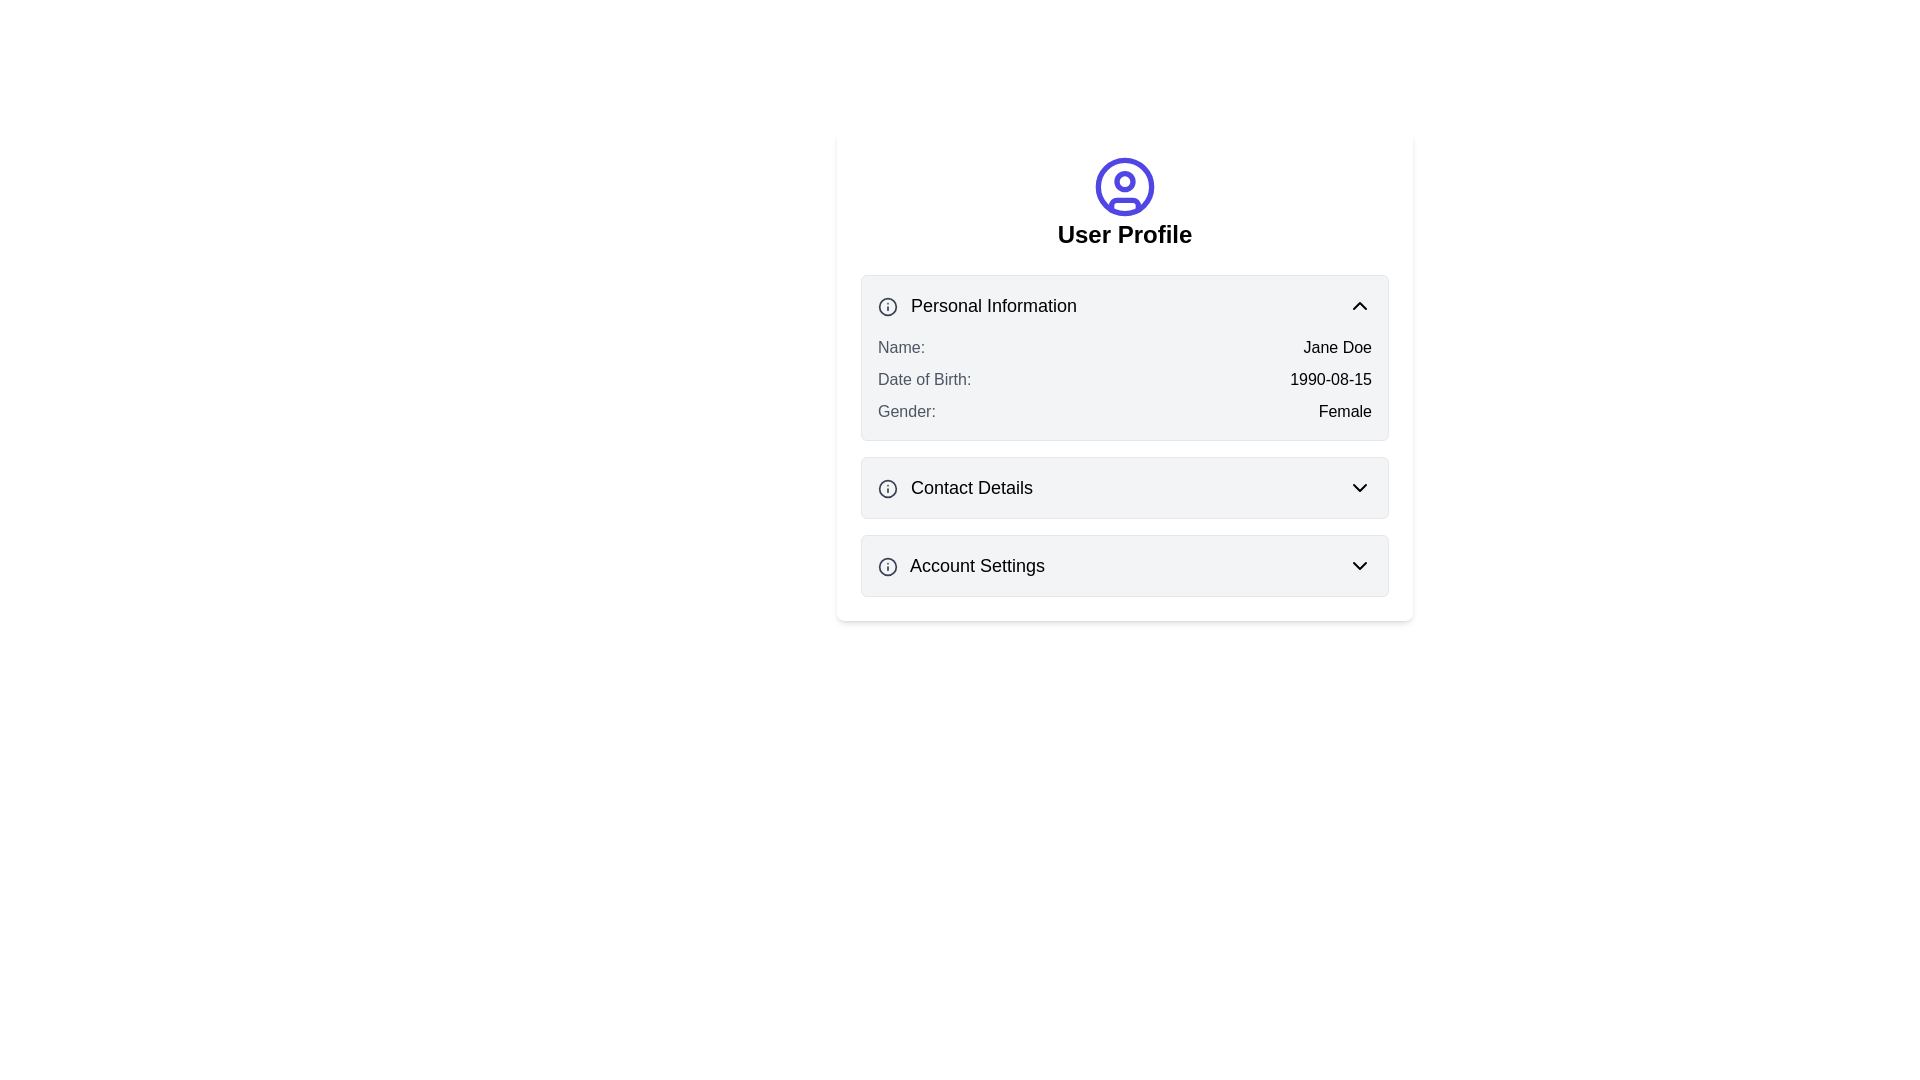  What do you see at coordinates (1359, 566) in the screenshot?
I see `the dropdown indicator icon located in the bottom-right portion of the 'Account Settings' section` at bounding box center [1359, 566].